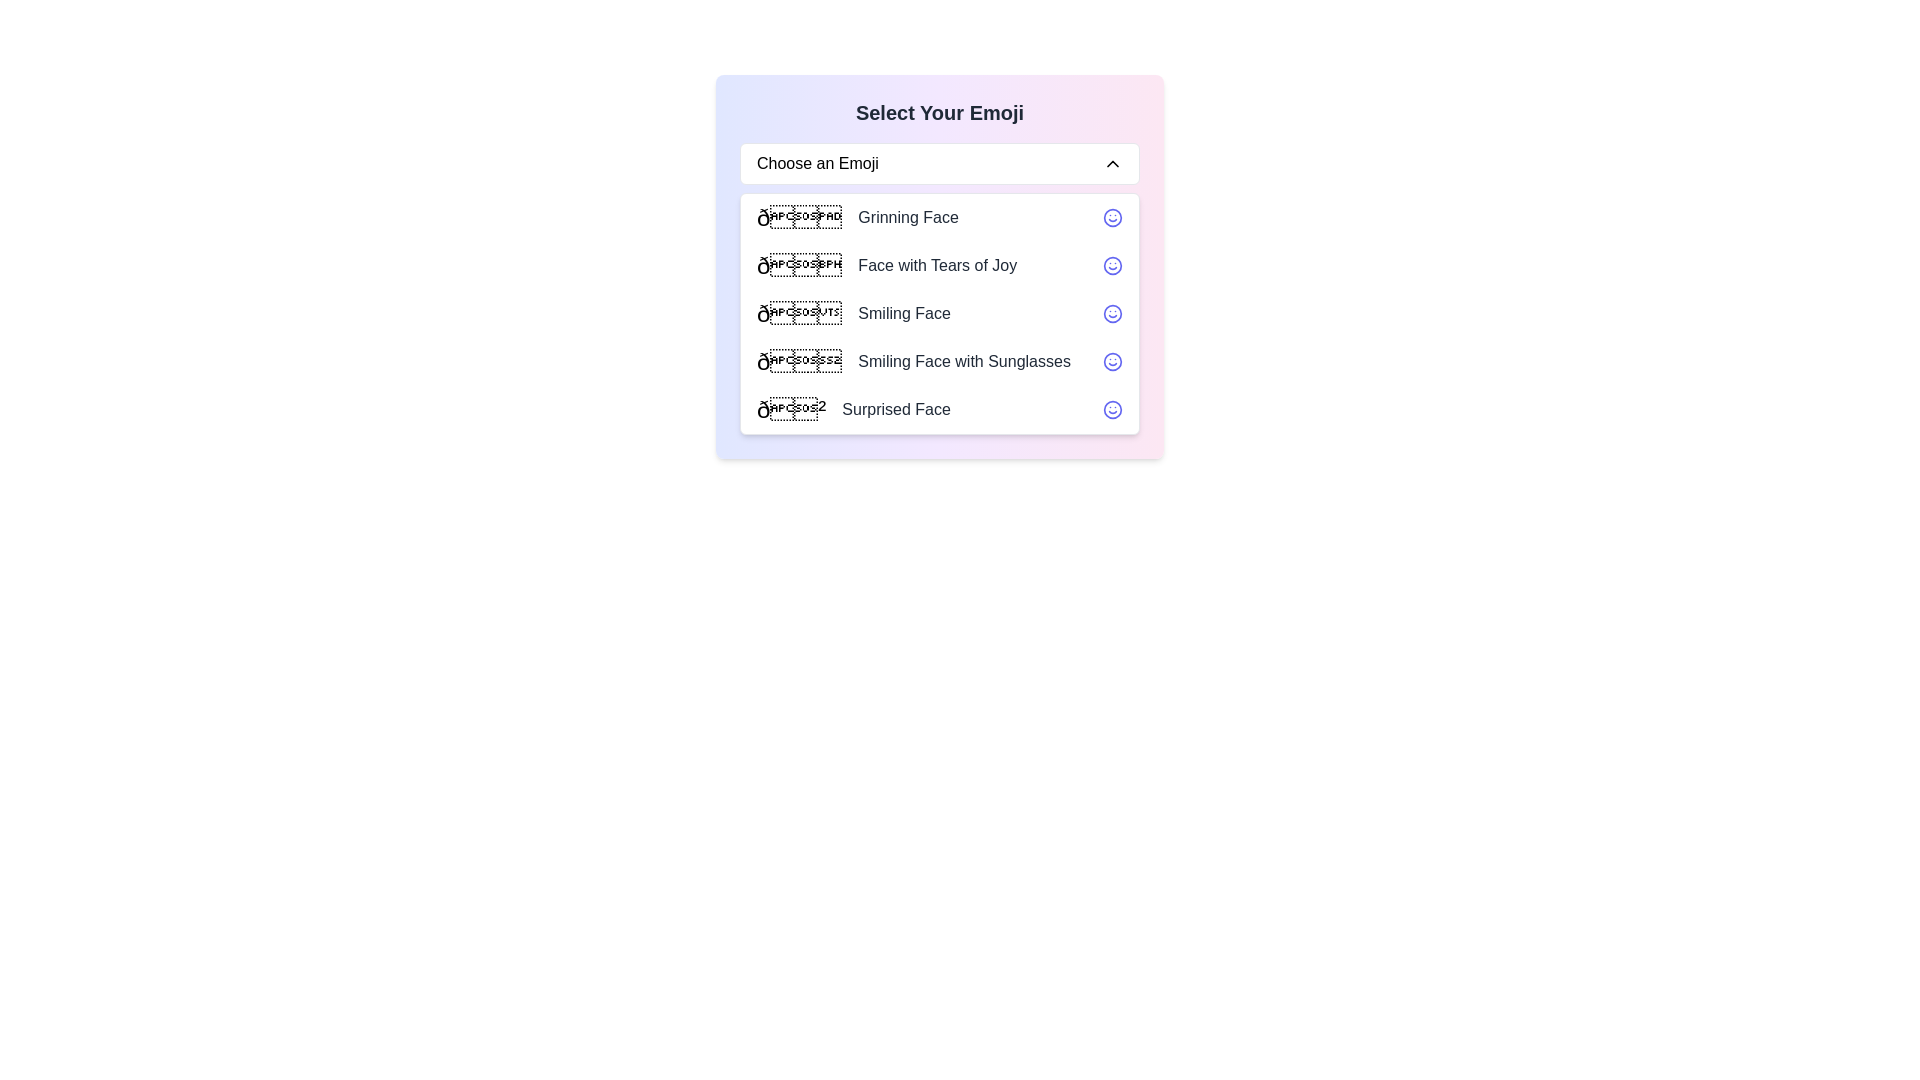 This screenshot has width=1920, height=1080. I want to click on the 'Smiling Face with Sunglasses' emoji icon located to the left of the text in the fourth item of the dropdown menu, so click(798, 362).